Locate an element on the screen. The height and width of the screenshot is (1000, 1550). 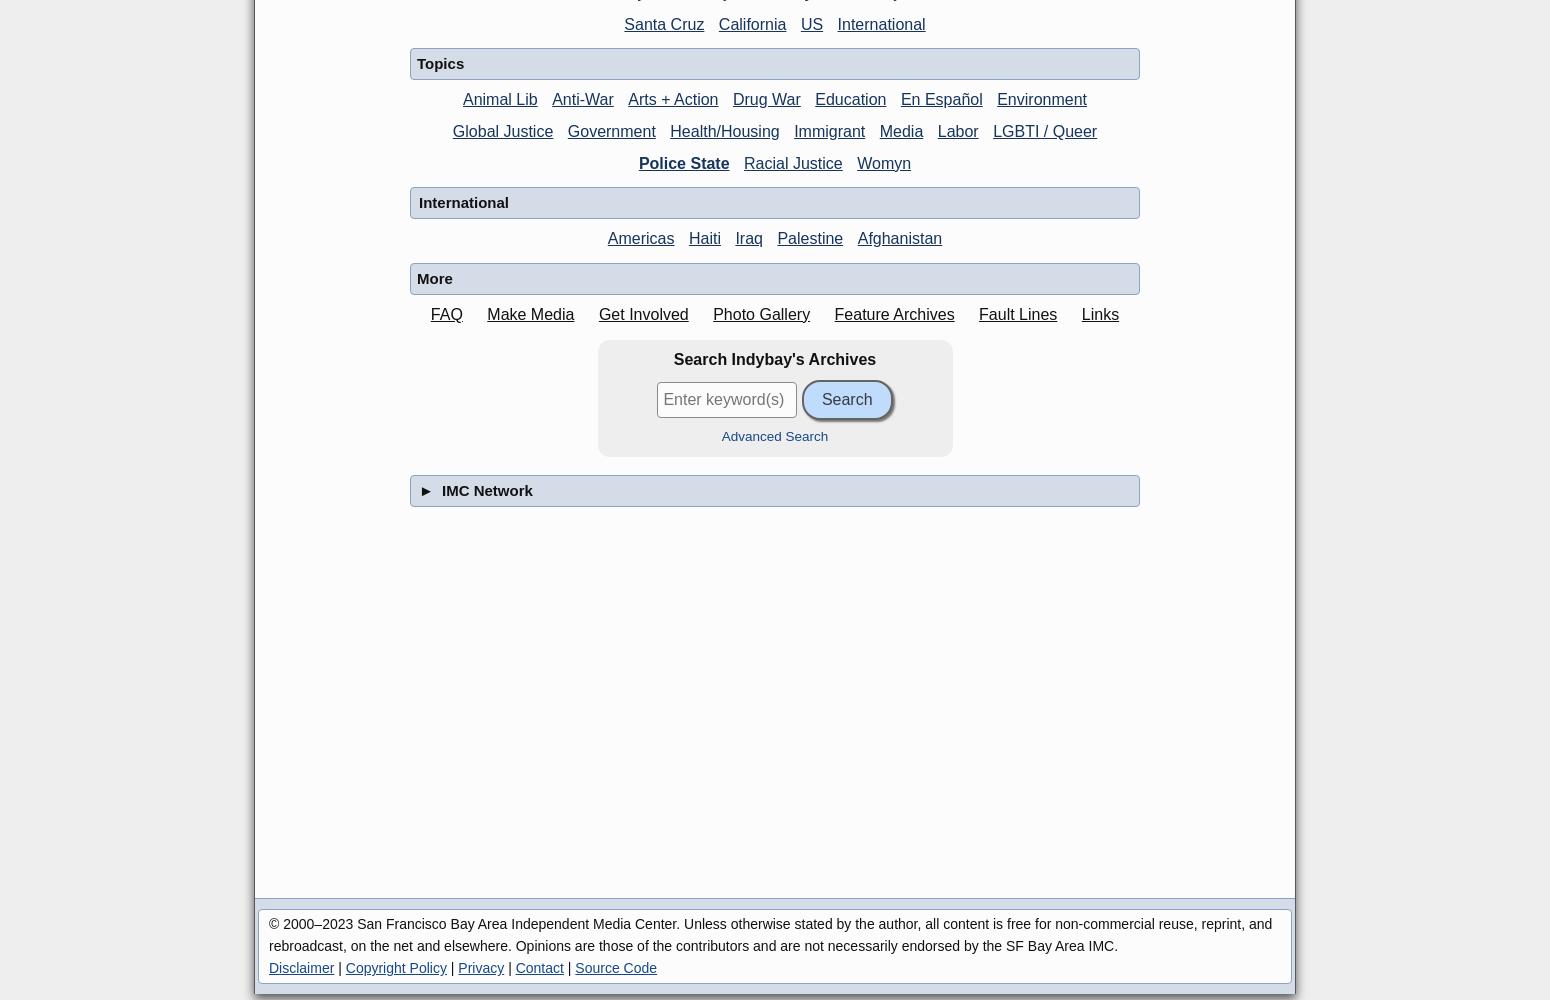
'Search Indybay's Archives' is located at coordinates (774, 358).